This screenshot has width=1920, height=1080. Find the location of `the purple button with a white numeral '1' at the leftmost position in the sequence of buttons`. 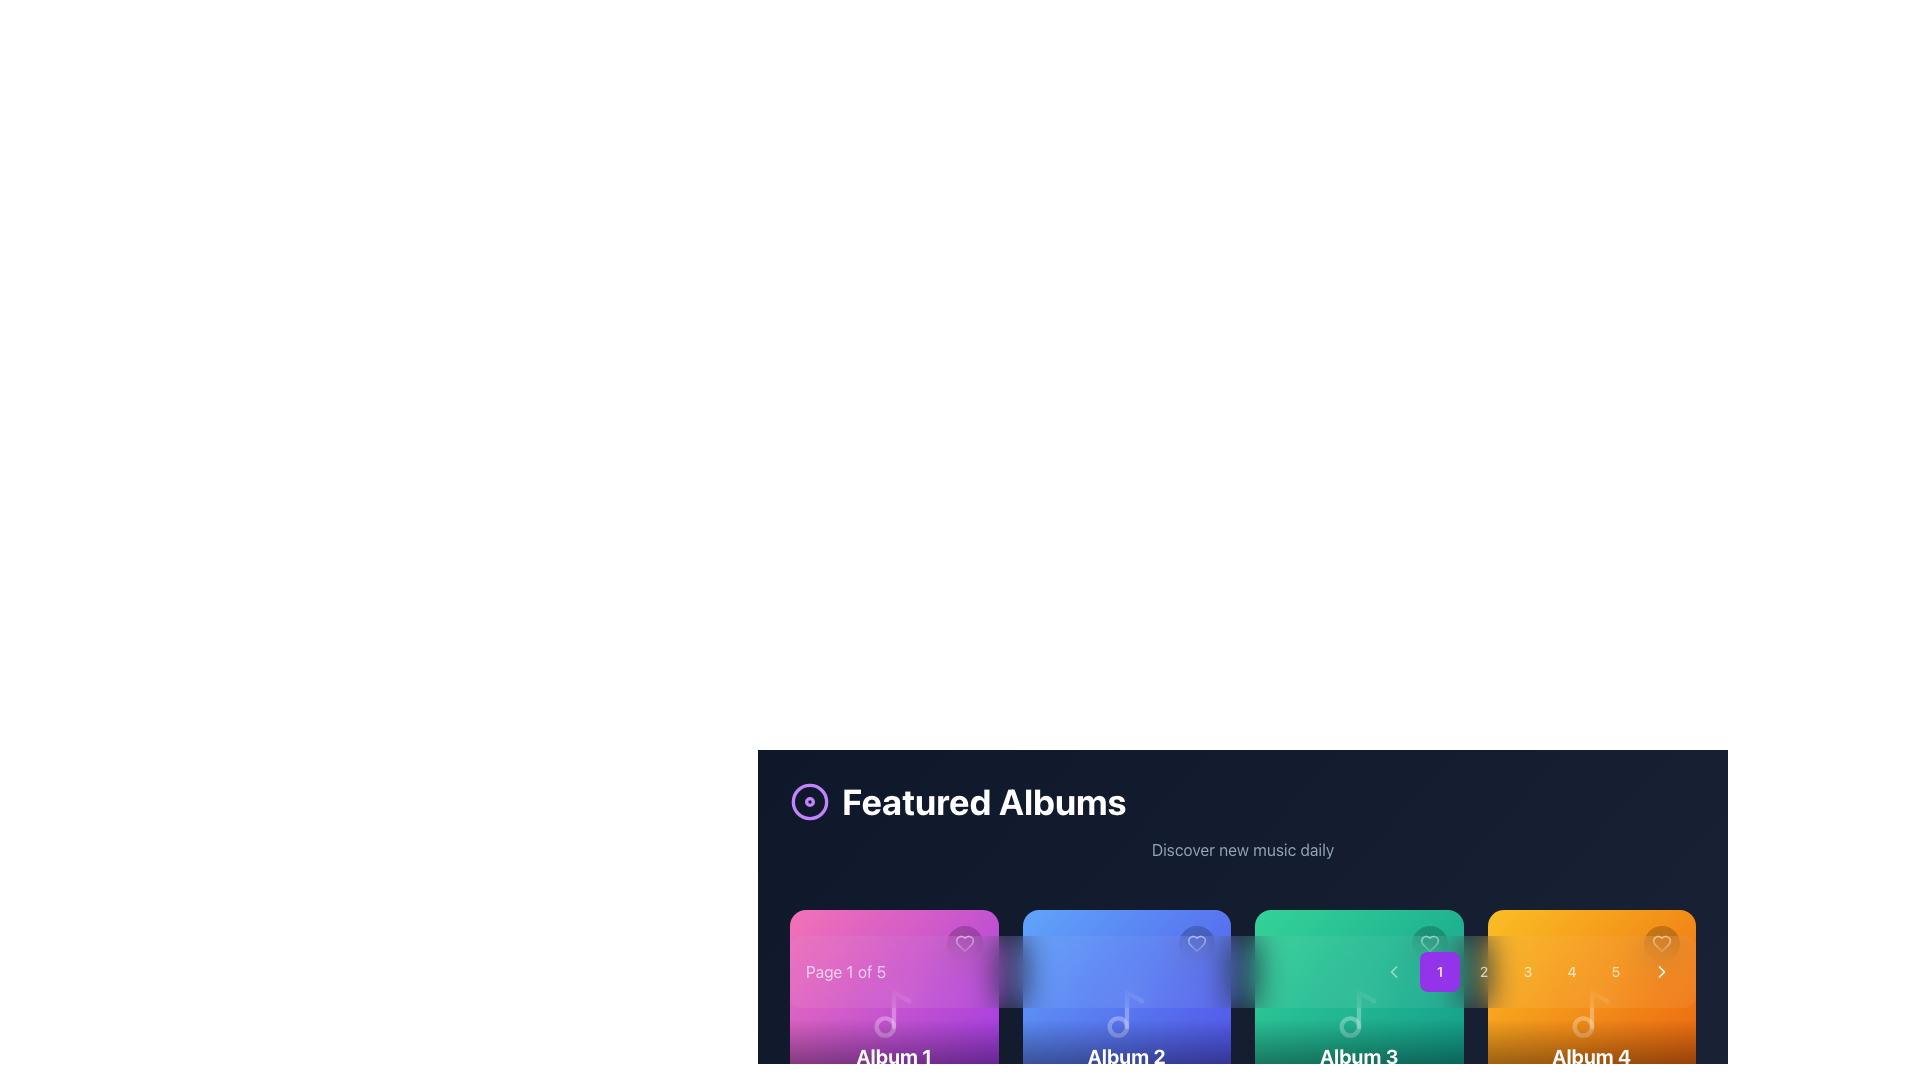

the purple button with a white numeral '1' at the leftmost position in the sequence of buttons is located at coordinates (1440, 971).